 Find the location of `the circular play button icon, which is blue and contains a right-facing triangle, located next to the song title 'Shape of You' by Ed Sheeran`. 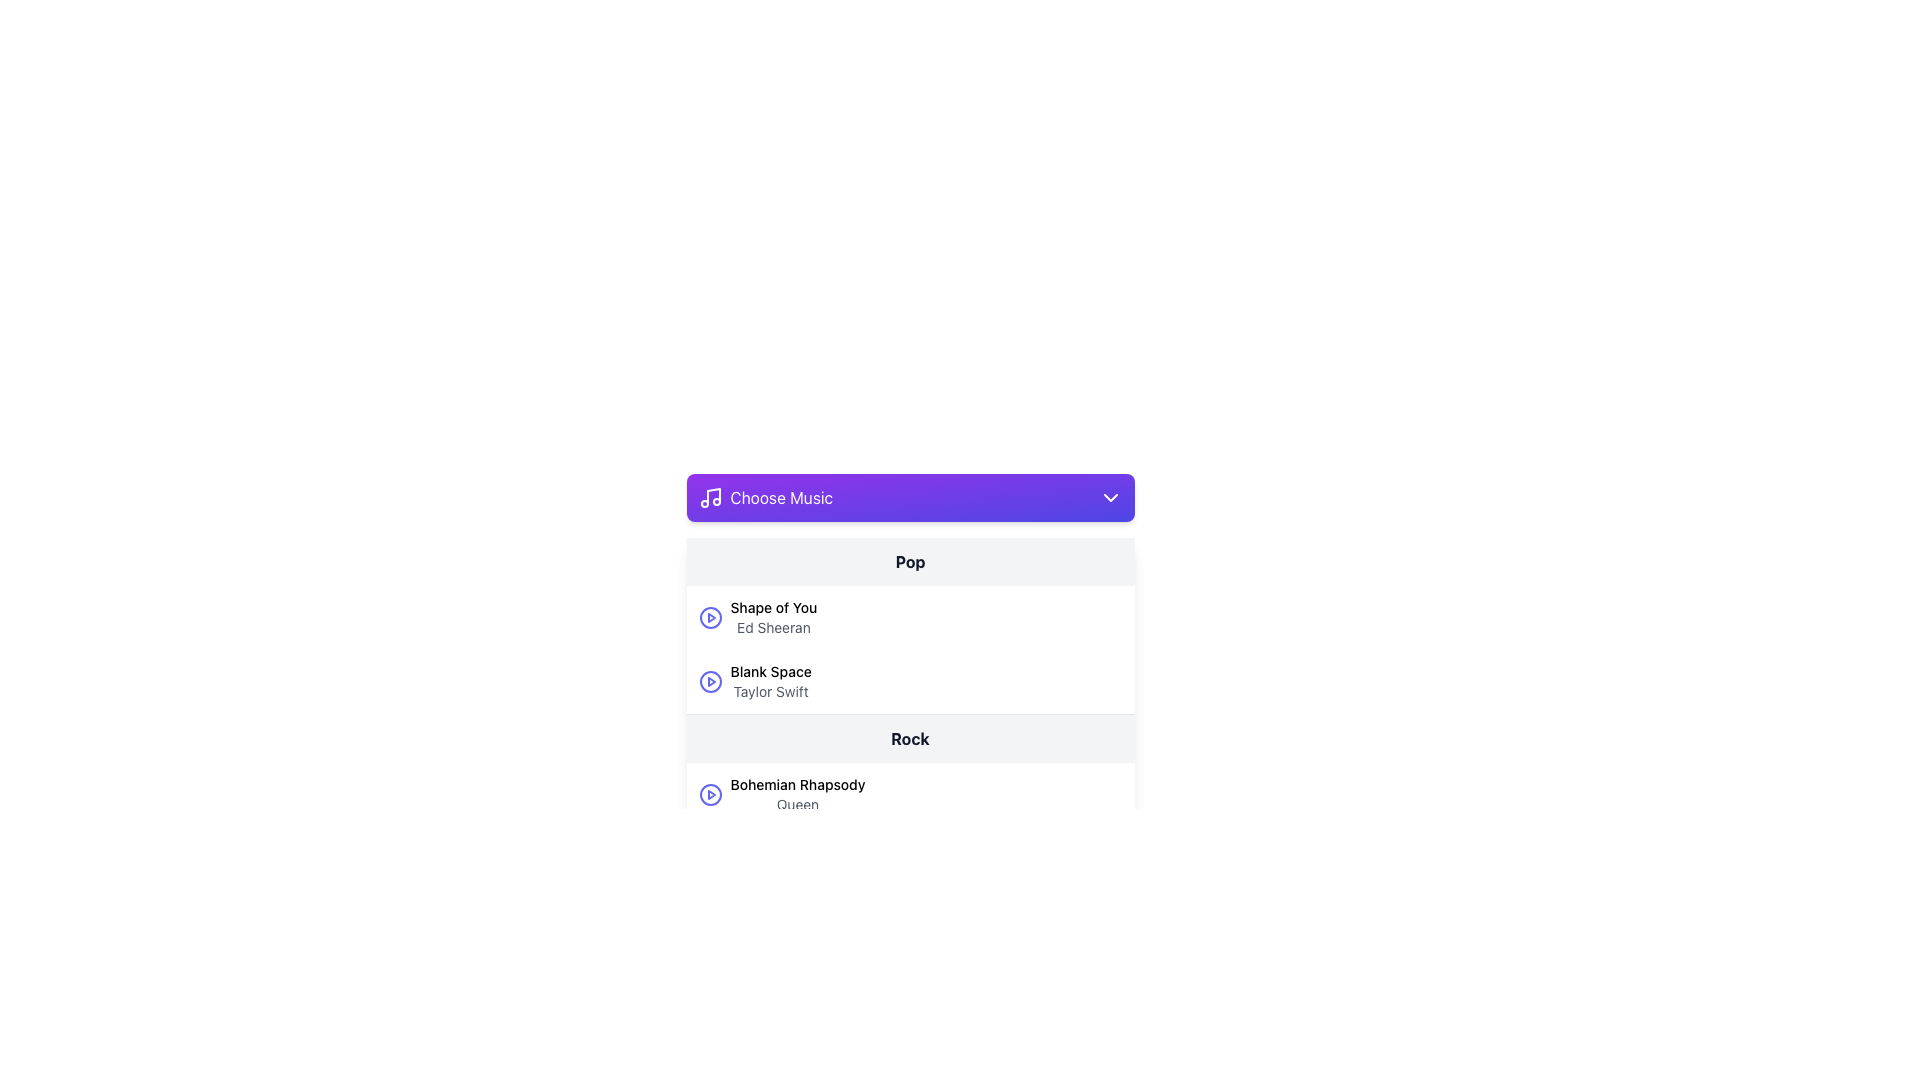

the circular play button icon, which is blue and contains a right-facing triangle, located next to the song title 'Shape of You' by Ed Sheeran is located at coordinates (710, 616).